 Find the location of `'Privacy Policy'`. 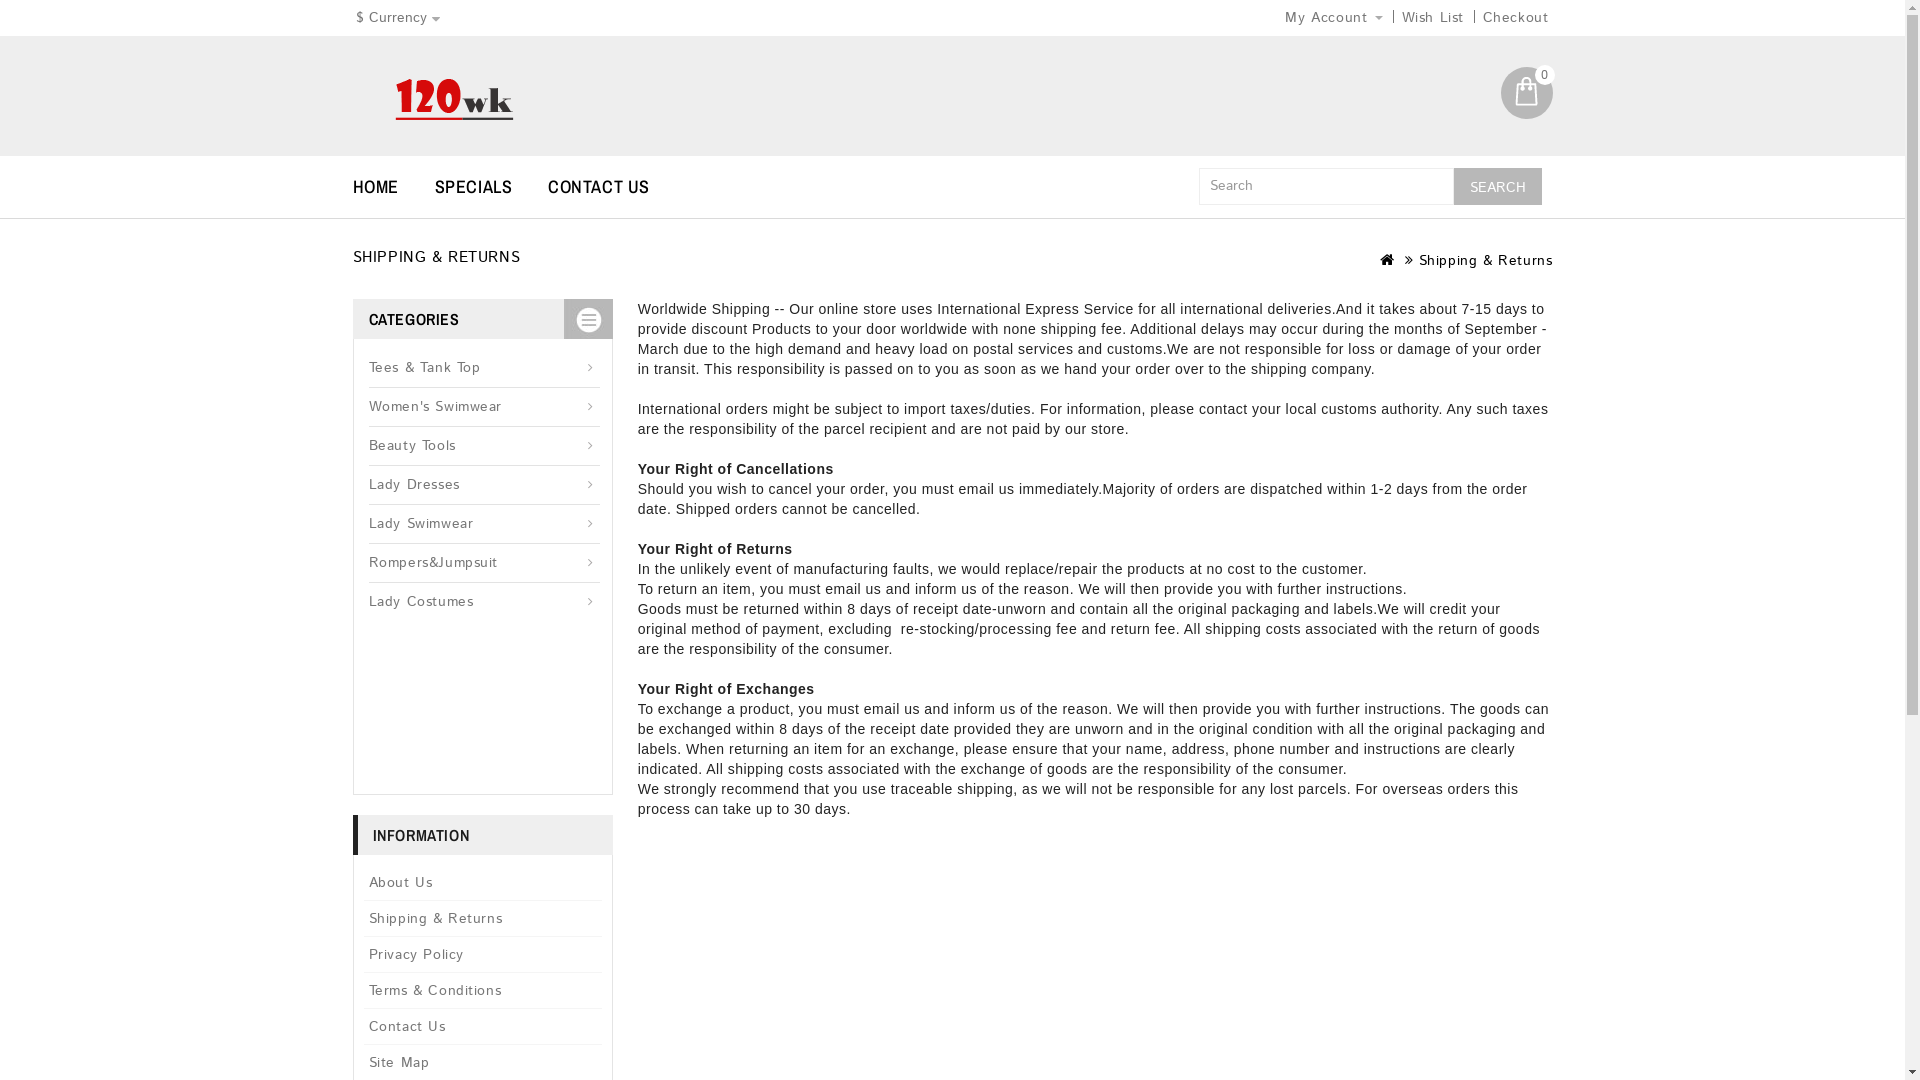

'Privacy Policy' is located at coordinates (364, 953).